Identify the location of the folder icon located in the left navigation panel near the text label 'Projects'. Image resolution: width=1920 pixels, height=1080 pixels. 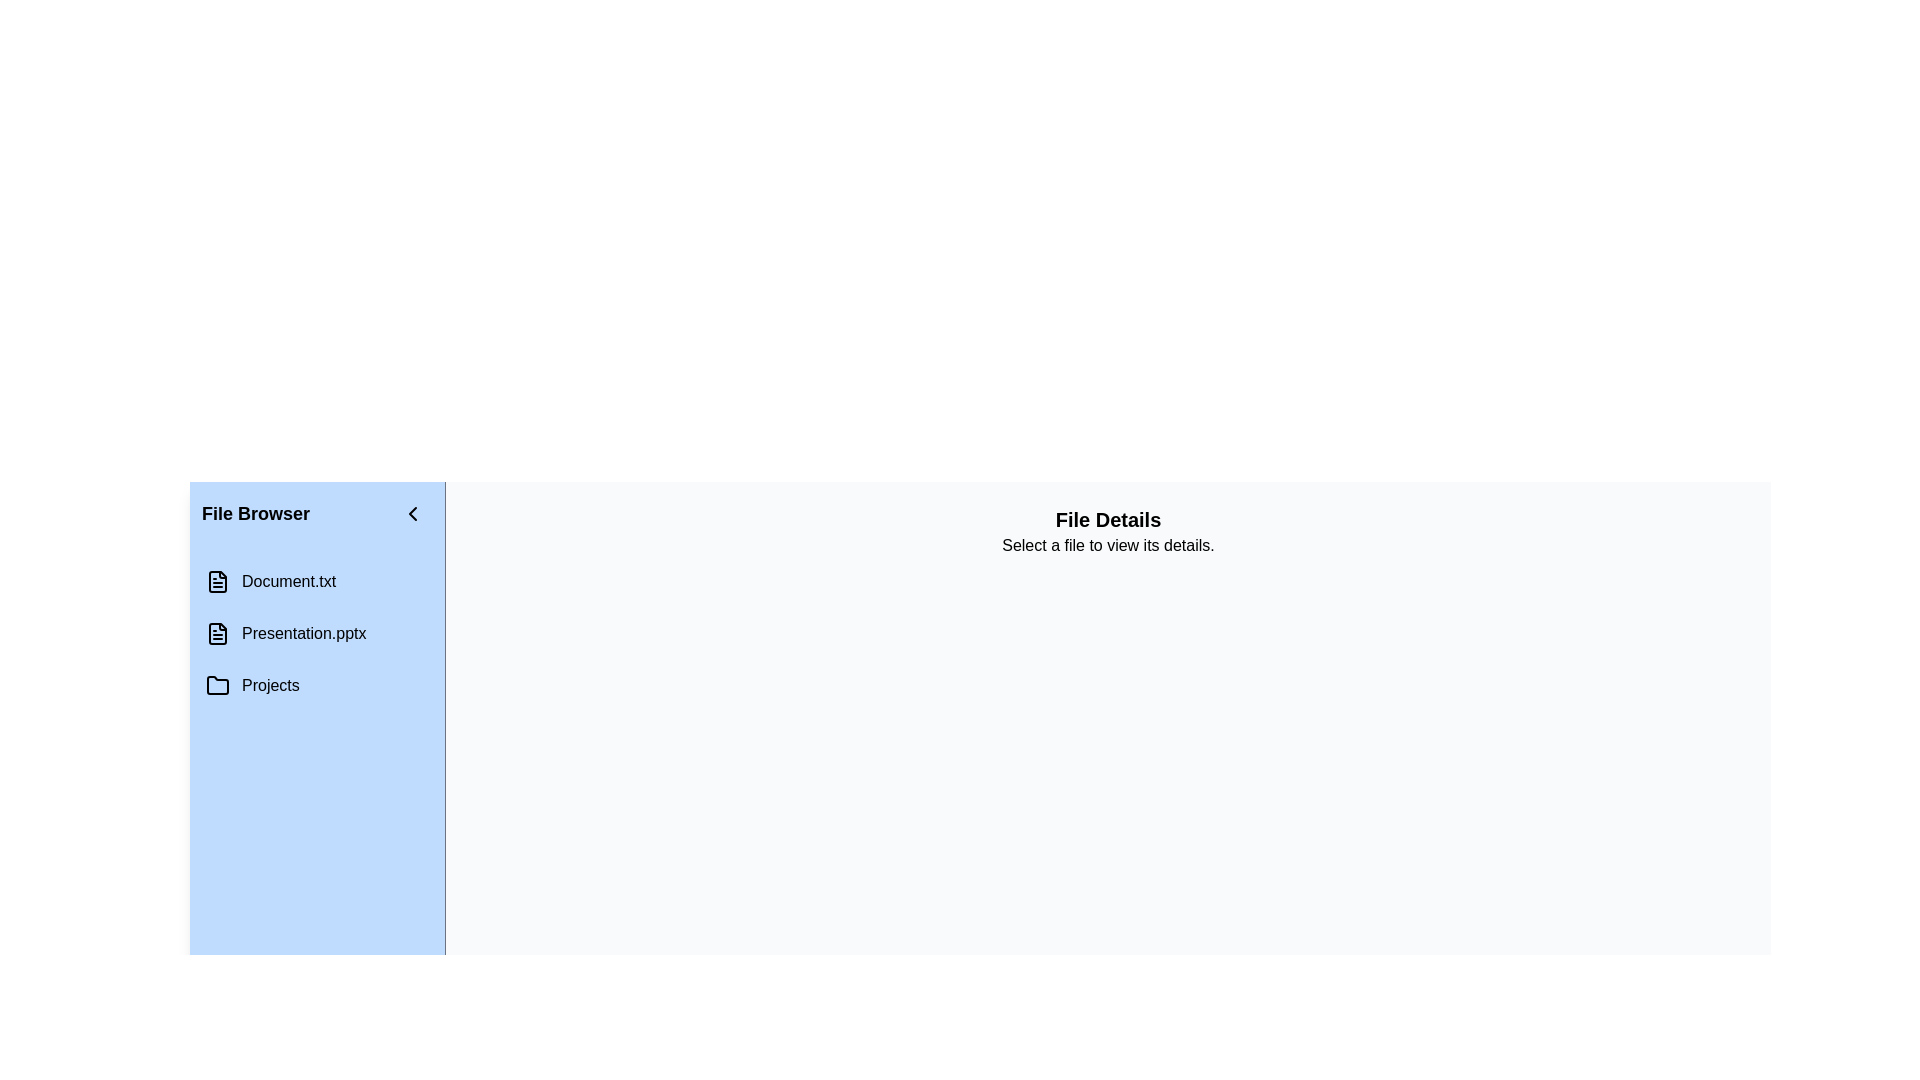
(217, 685).